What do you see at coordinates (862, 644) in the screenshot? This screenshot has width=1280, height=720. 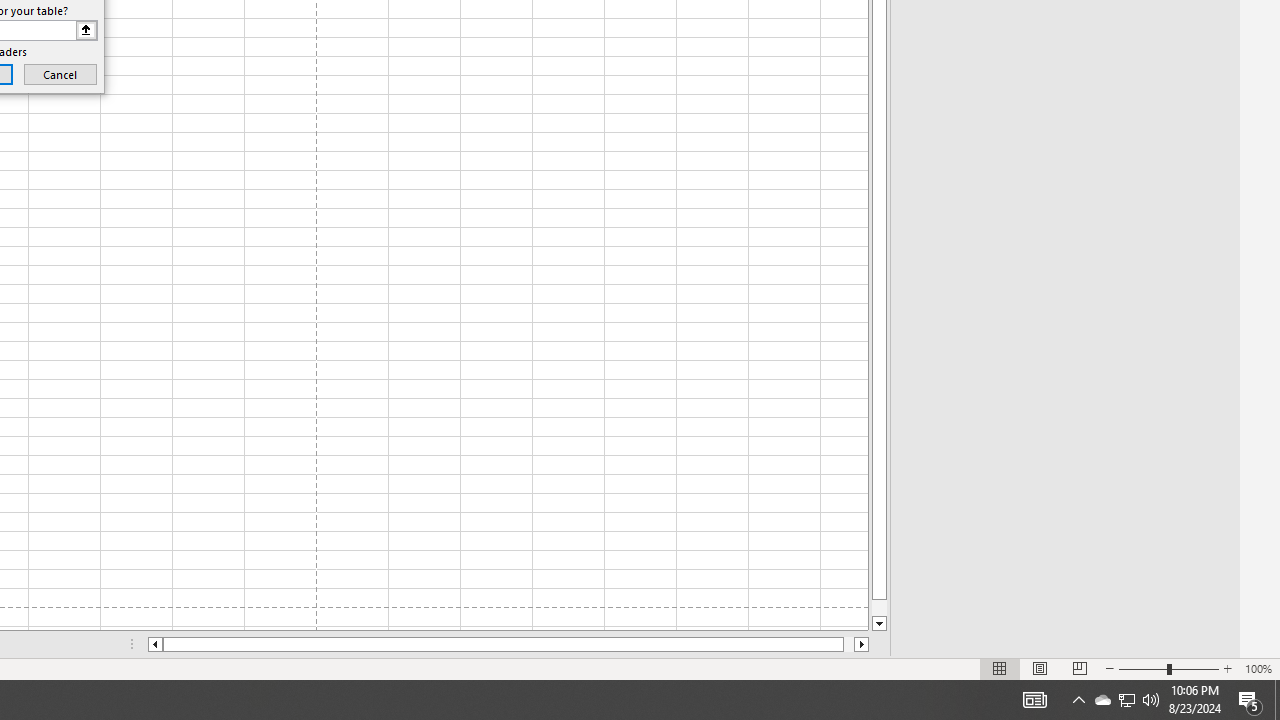 I see `'Column right'` at bounding box center [862, 644].